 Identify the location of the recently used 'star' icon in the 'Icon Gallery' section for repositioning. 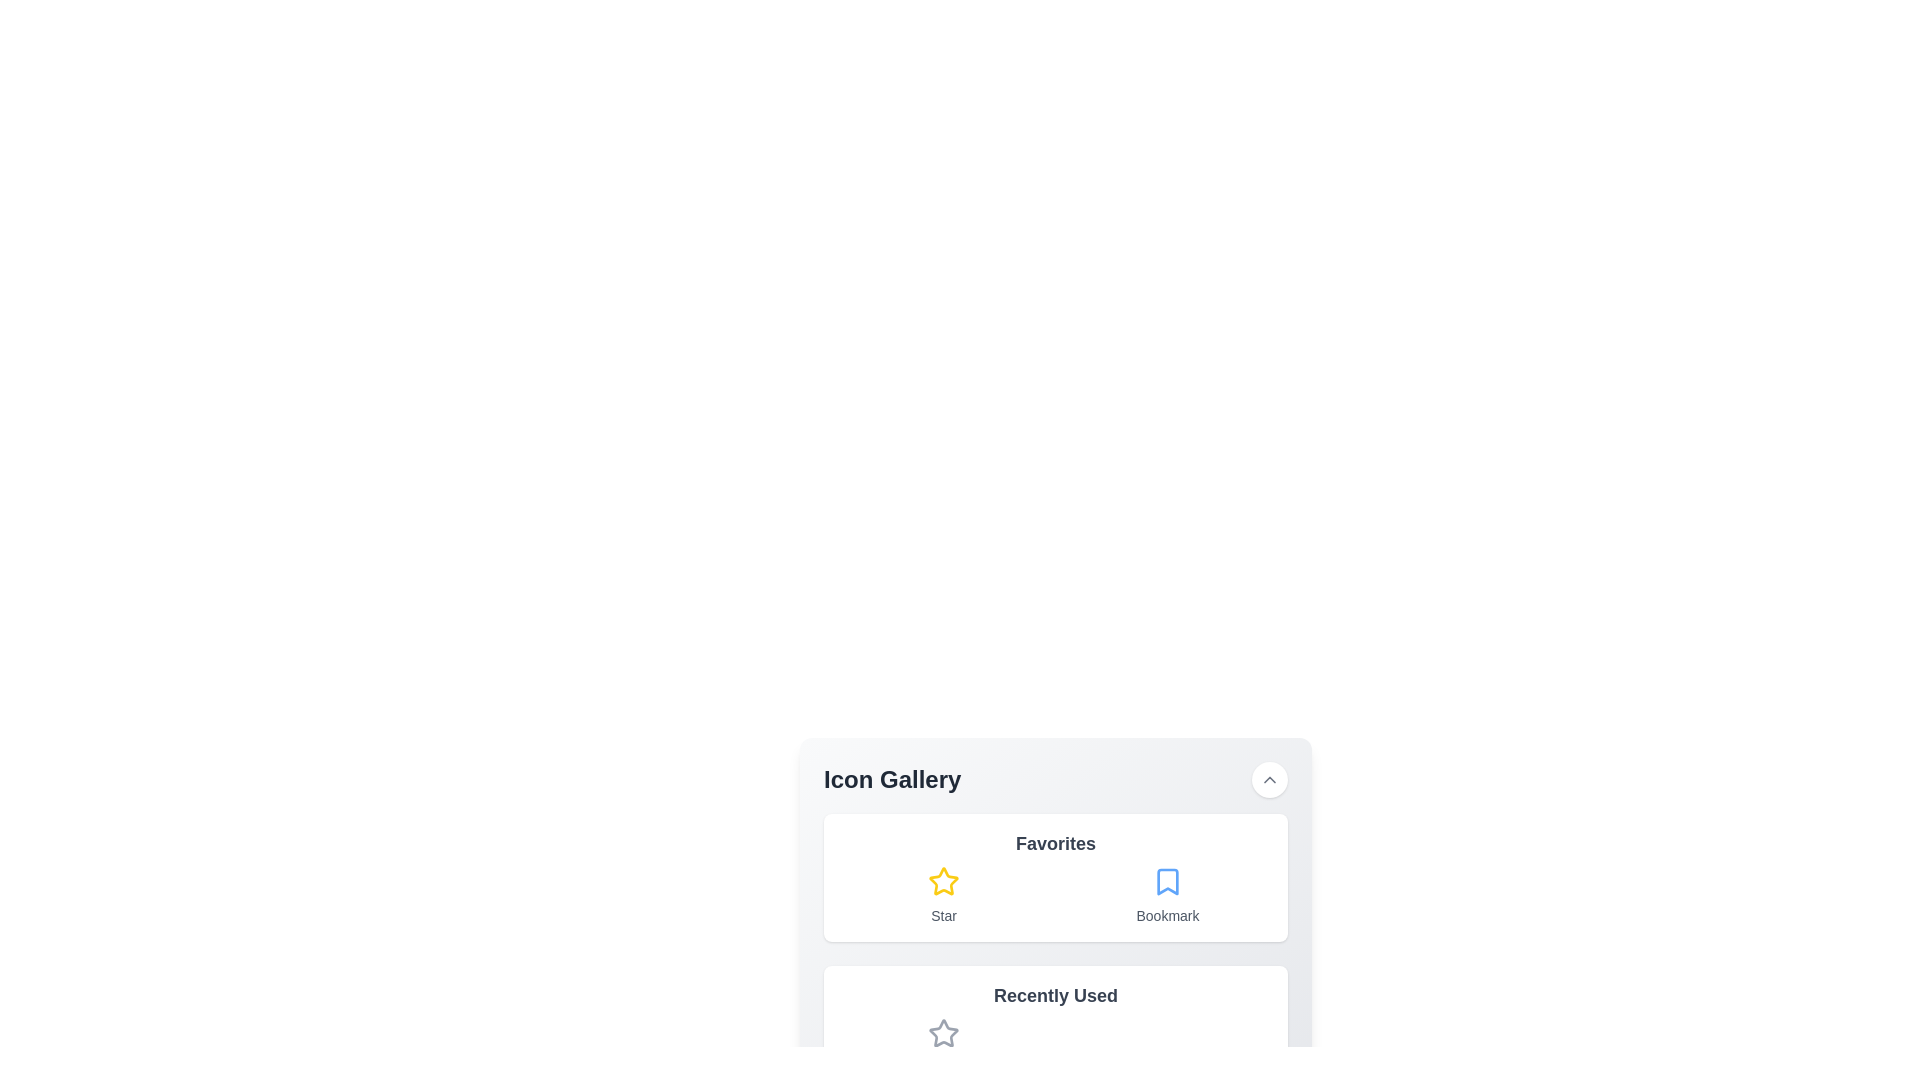
(943, 1033).